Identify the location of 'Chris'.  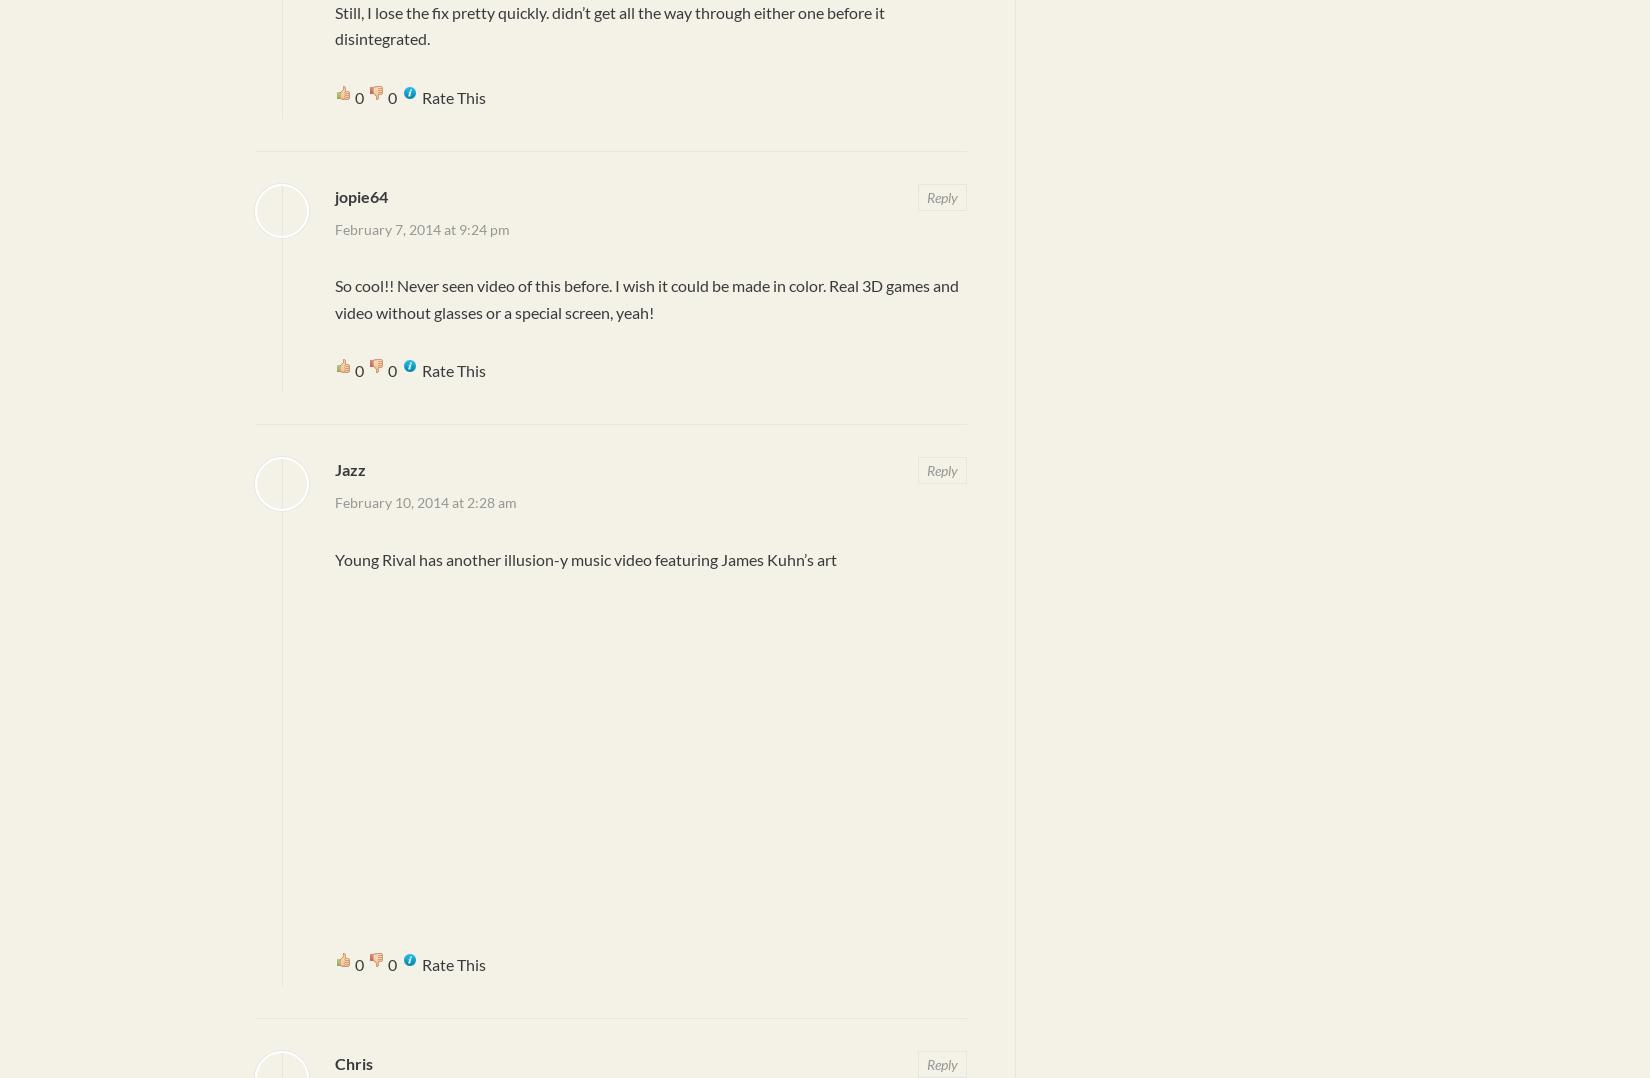
(334, 1062).